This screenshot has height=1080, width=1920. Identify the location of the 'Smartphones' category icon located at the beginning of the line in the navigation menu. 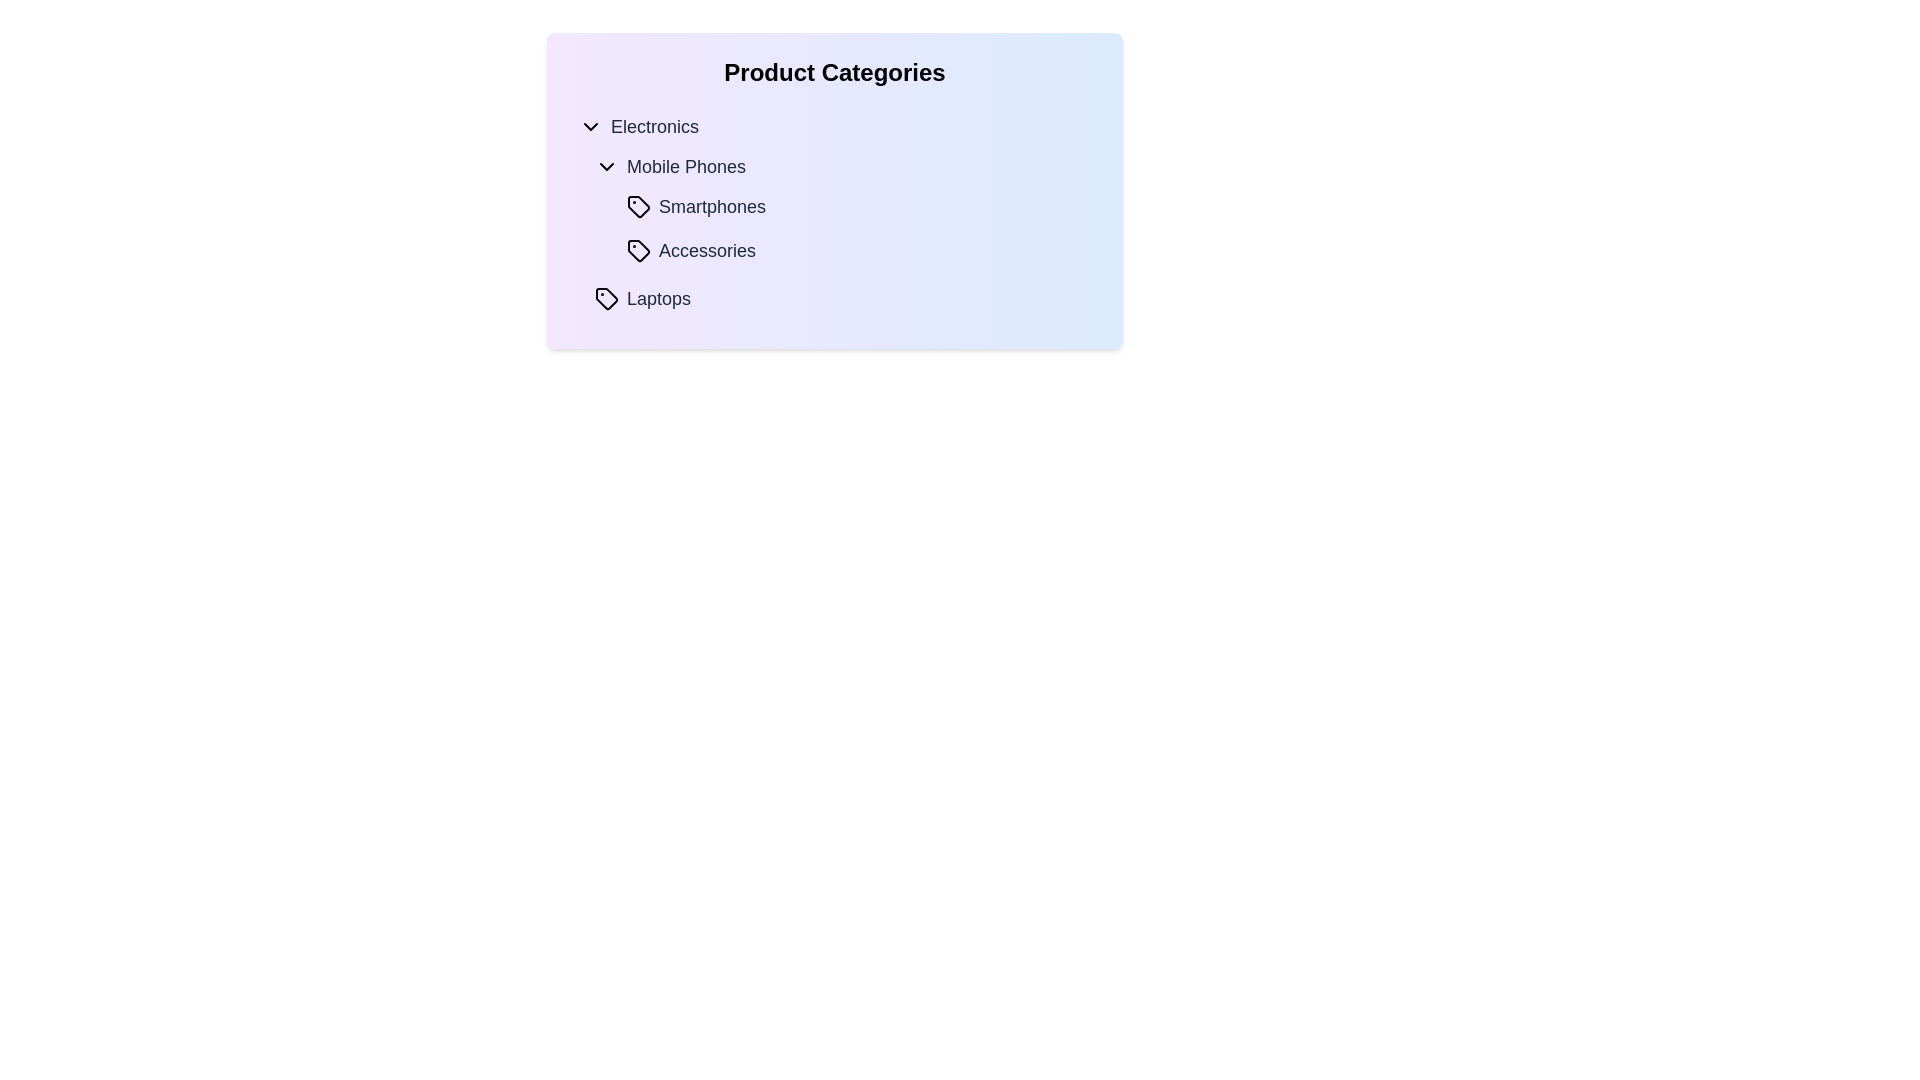
(637, 207).